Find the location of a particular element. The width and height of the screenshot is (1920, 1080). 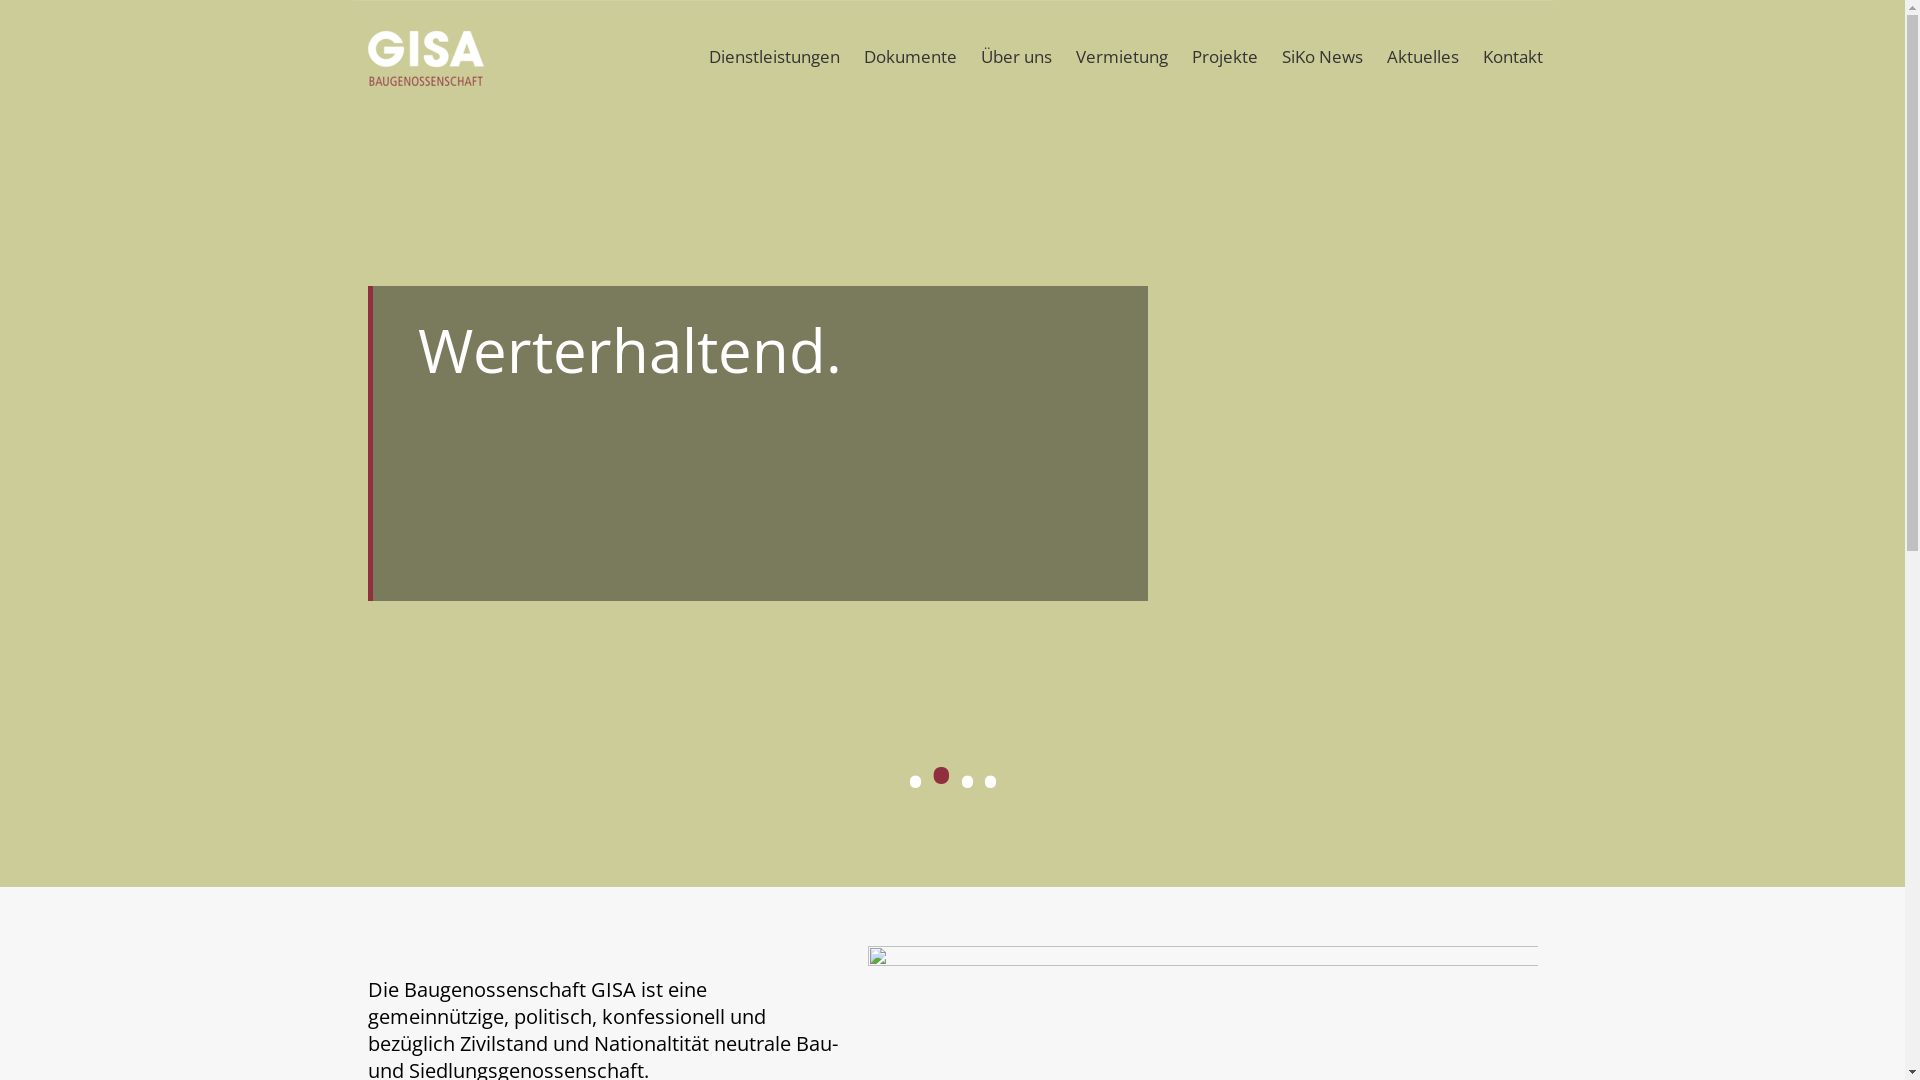

'Projekte' is located at coordinates (1223, 55).